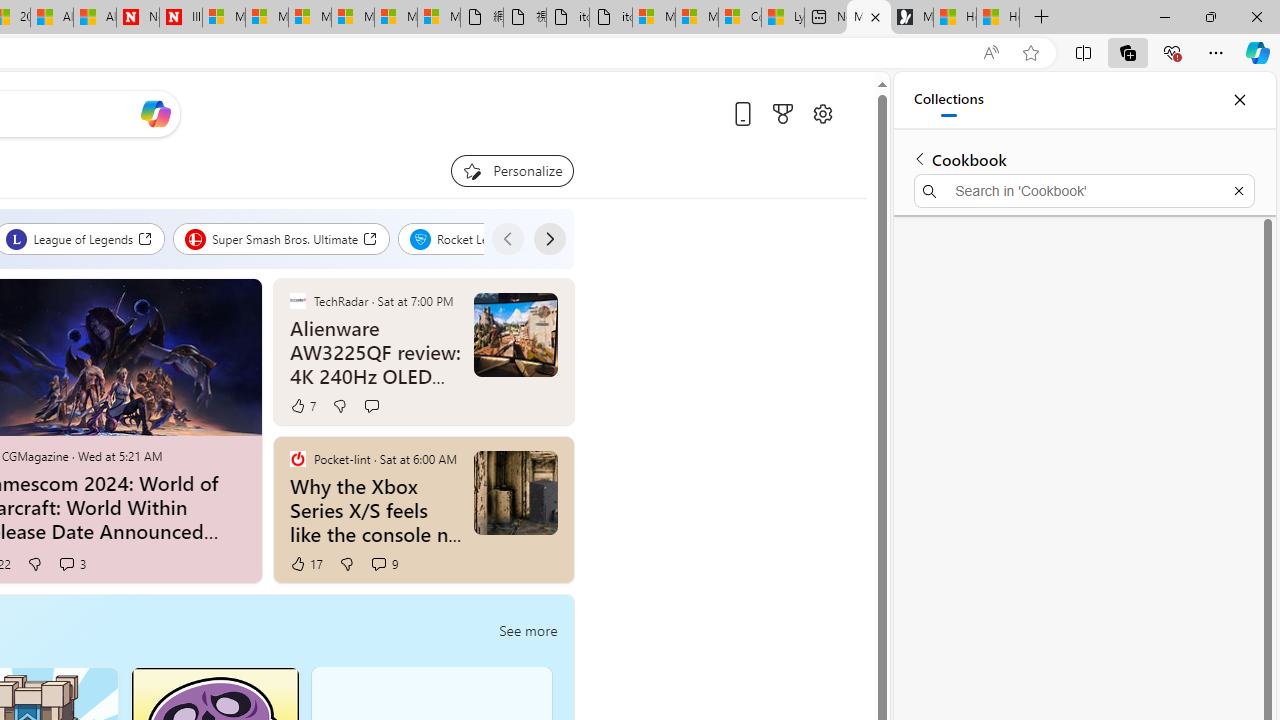 This screenshot has width=1280, height=720. I want to click on 'TechRadar', so click(296, 300).